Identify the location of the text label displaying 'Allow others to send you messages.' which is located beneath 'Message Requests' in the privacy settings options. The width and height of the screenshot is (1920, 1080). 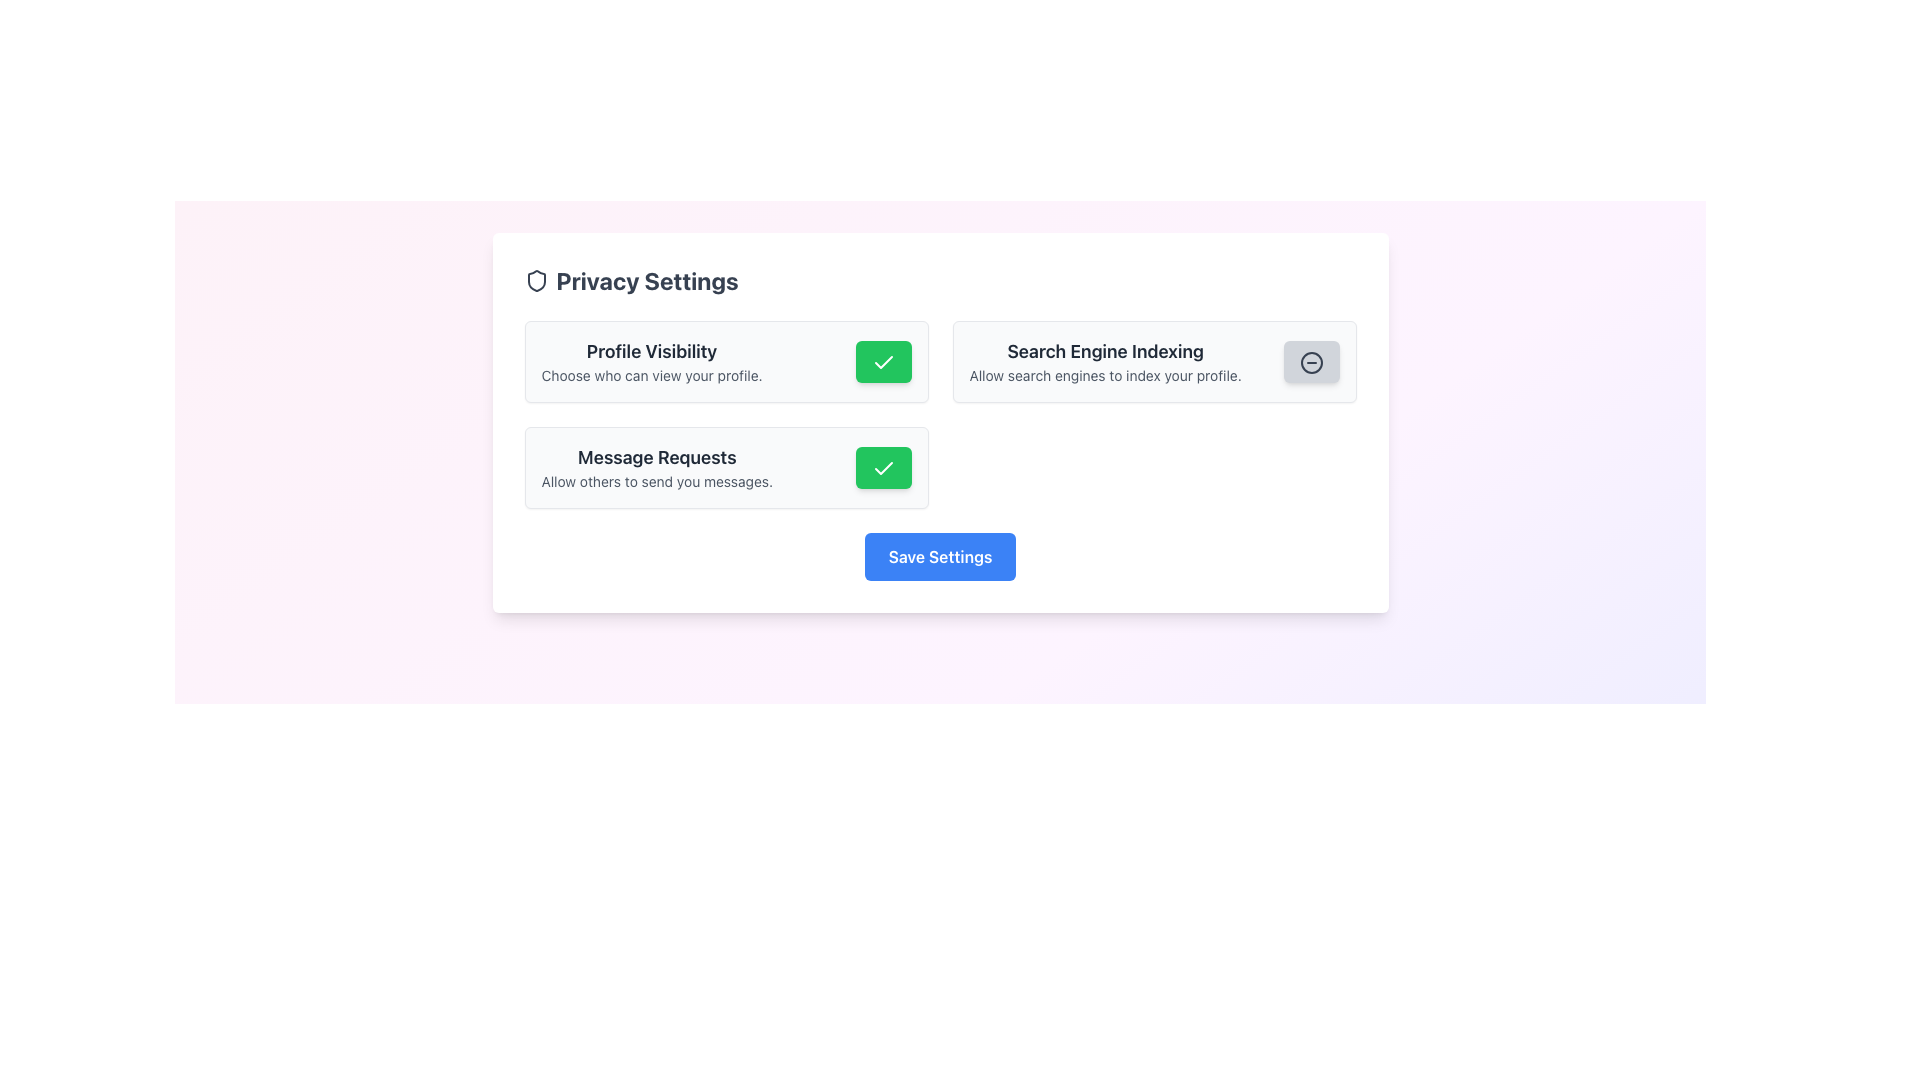
(657, 482).